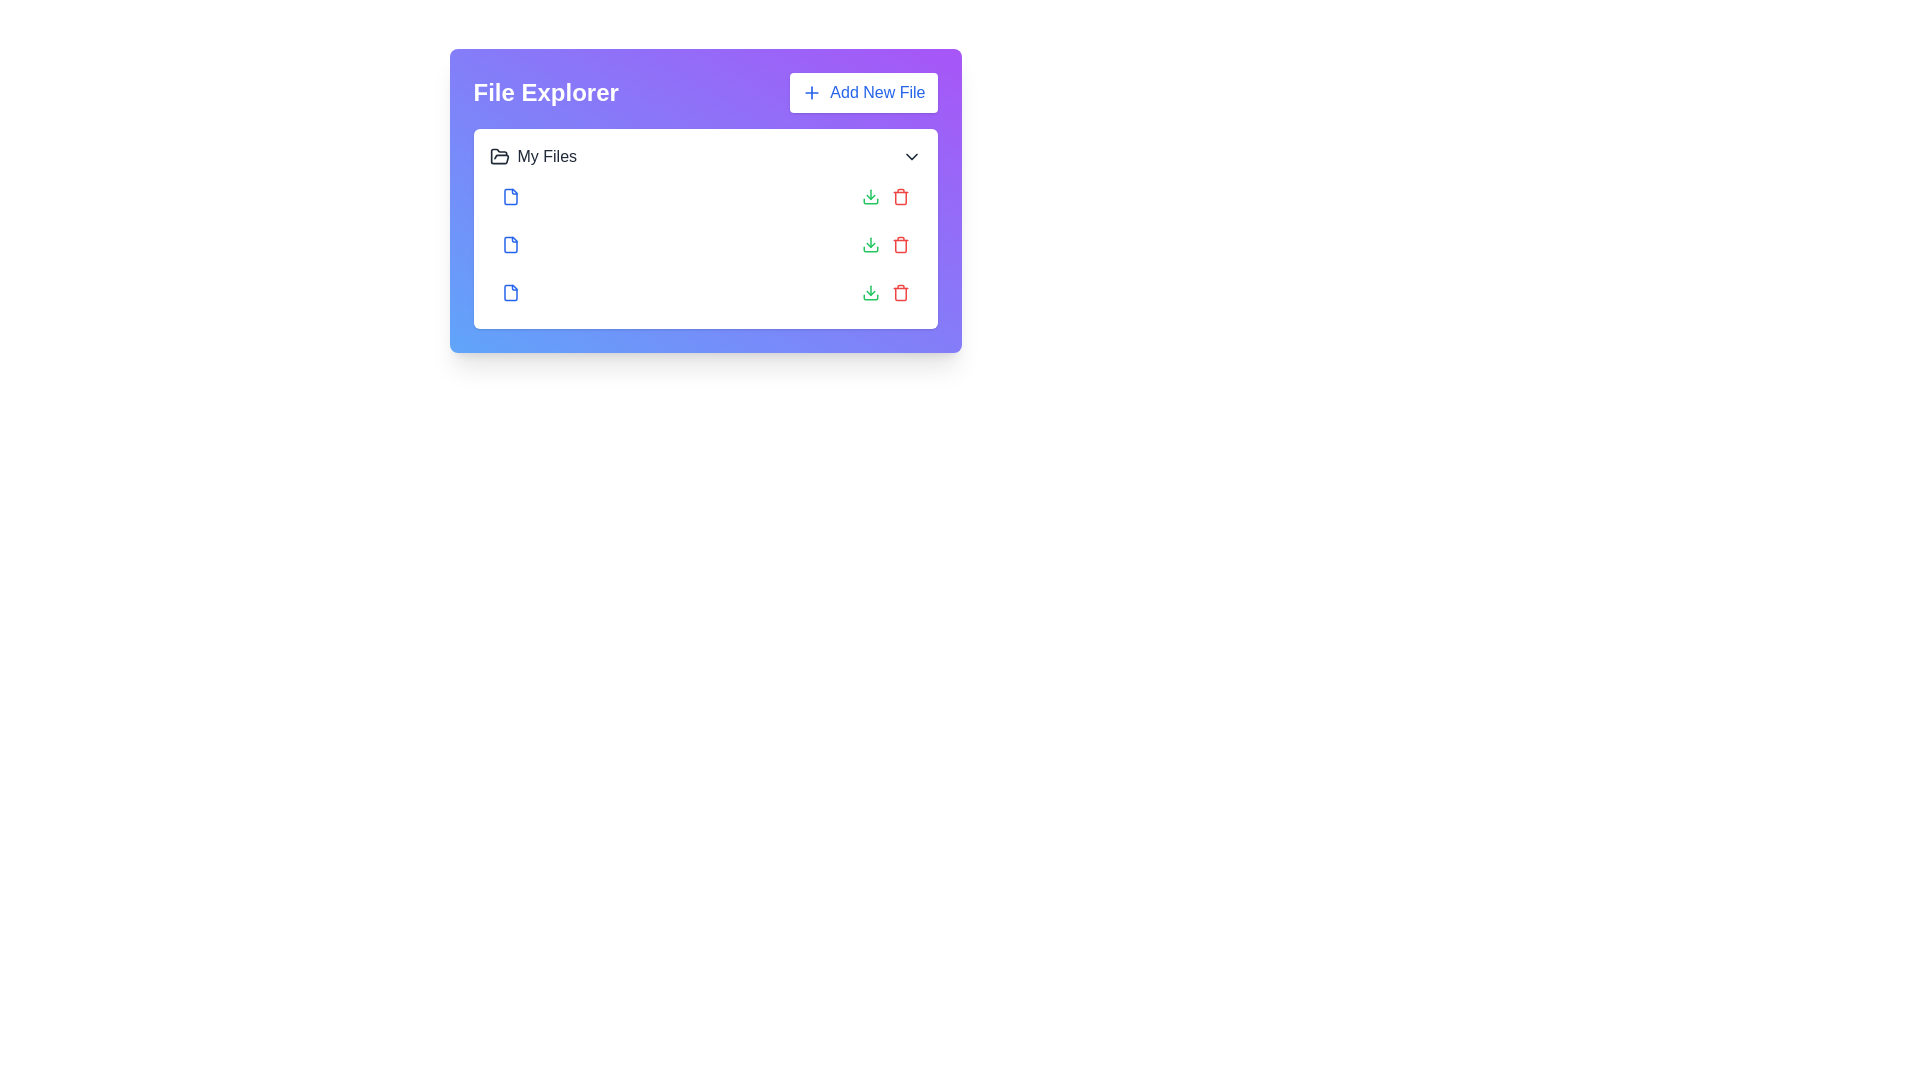 The height and width of the screenshot is (1080, 1920). I want to click on the 'Meeting_Notes.txt' file list entry, which is the second item in a vertical file list, so click(705, 244).